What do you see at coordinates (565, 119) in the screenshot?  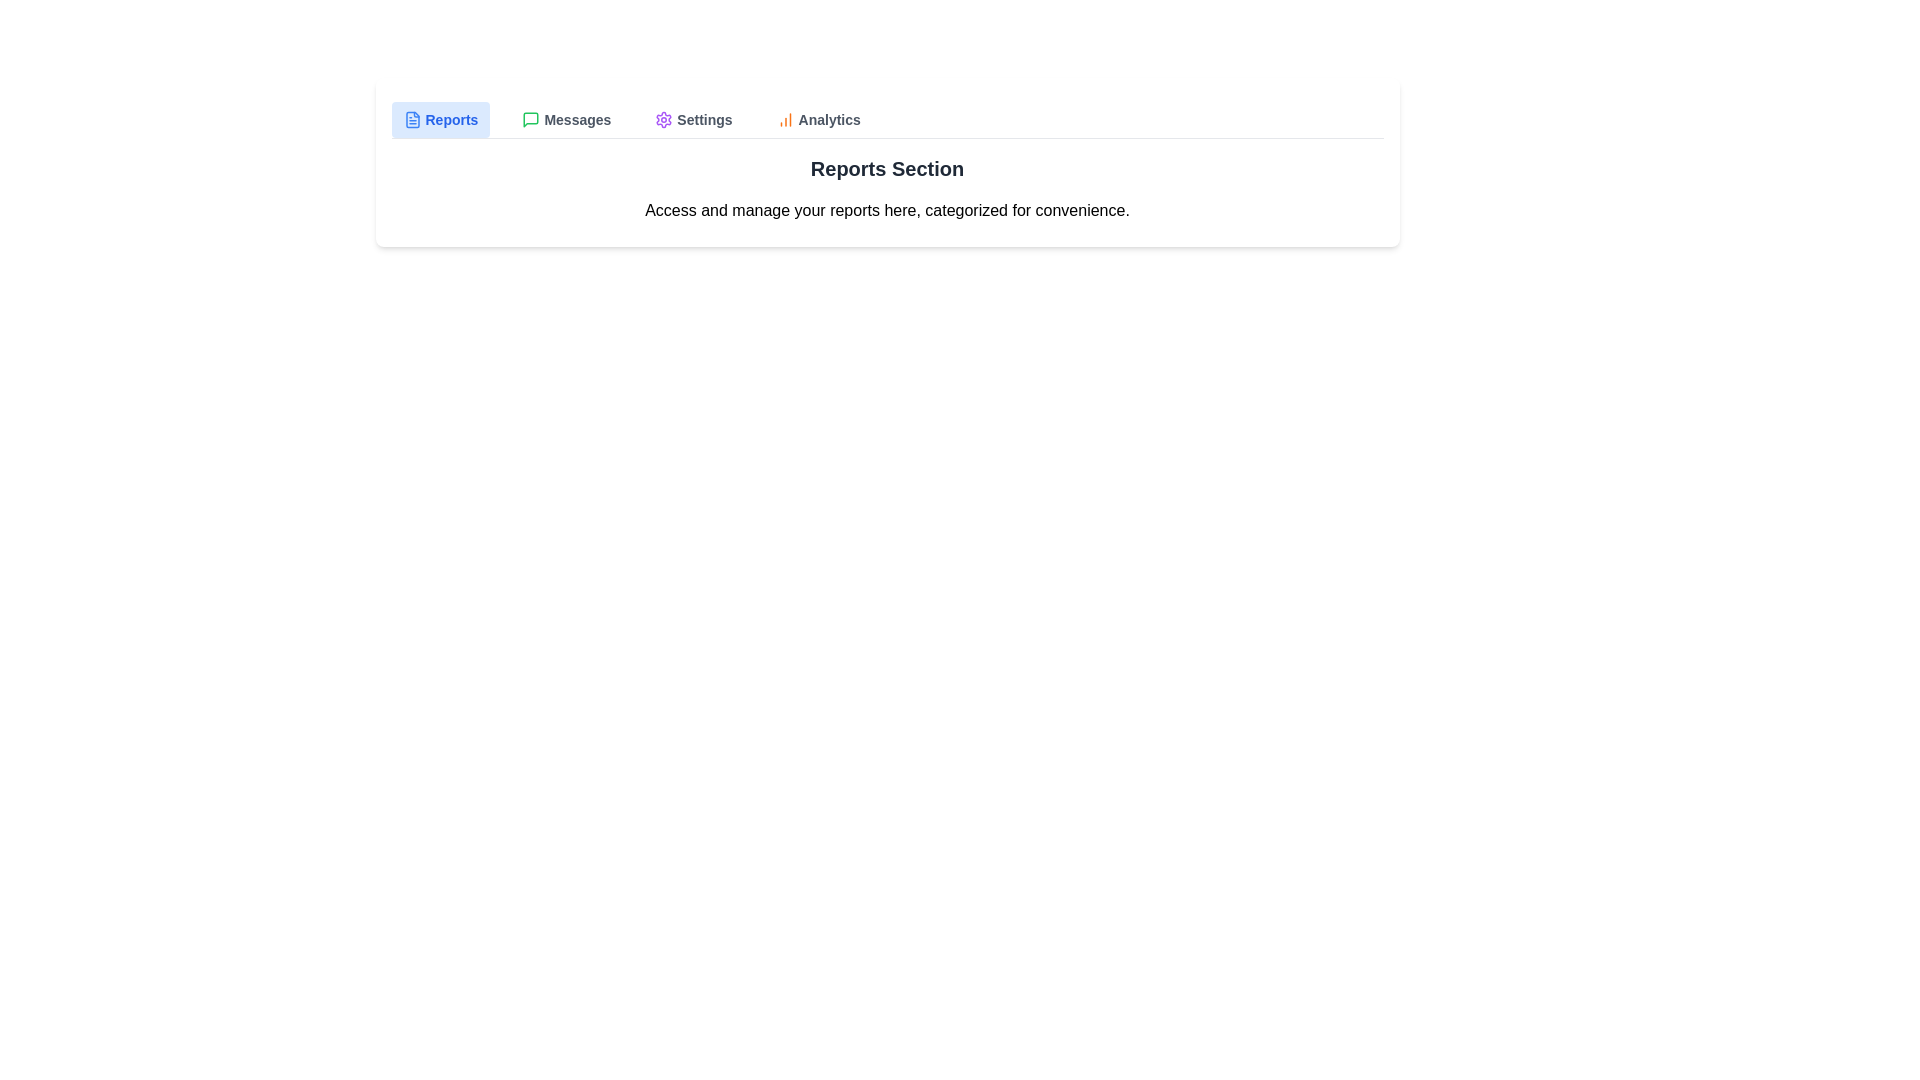 I see `the 'Messages' button located in the horizontal navigation bar, which is the second button from the left` at bounding box center [565, 119].